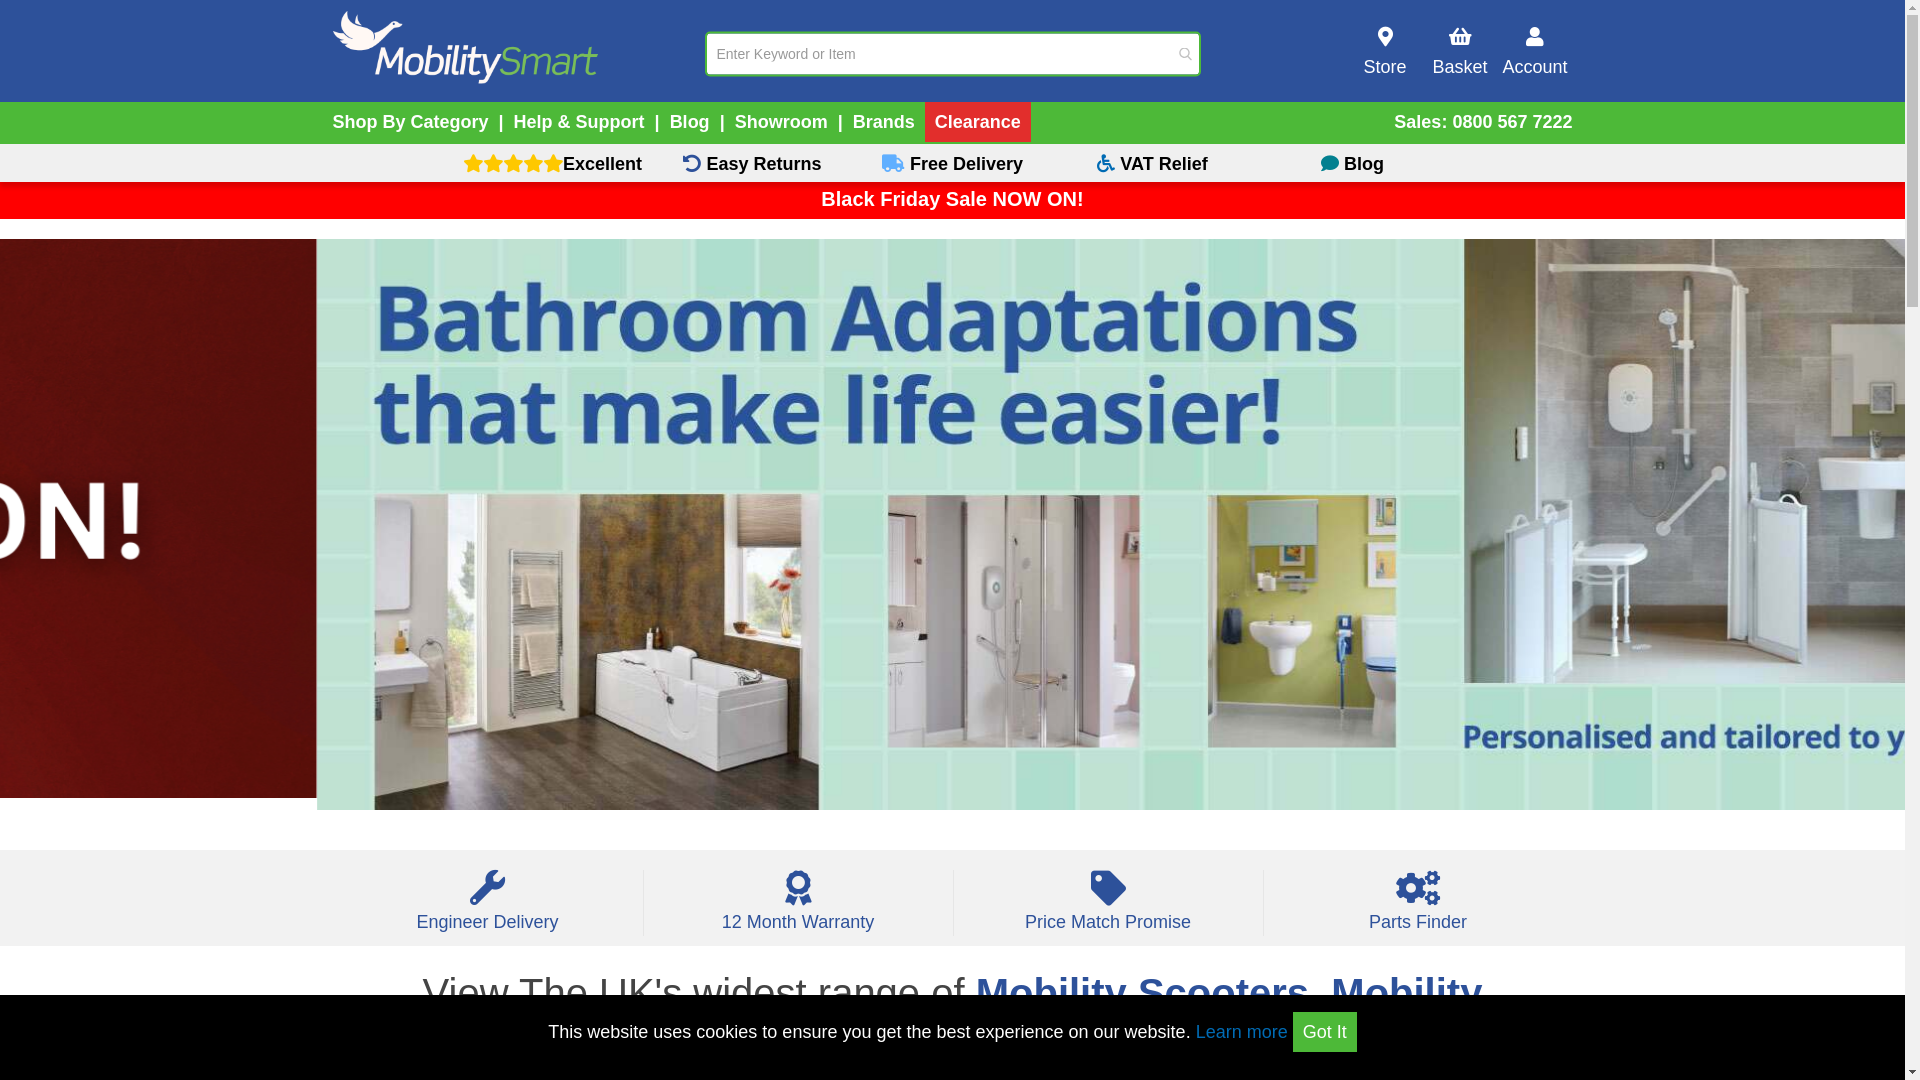  I want to click on 'Blog', so click(1352, 162).